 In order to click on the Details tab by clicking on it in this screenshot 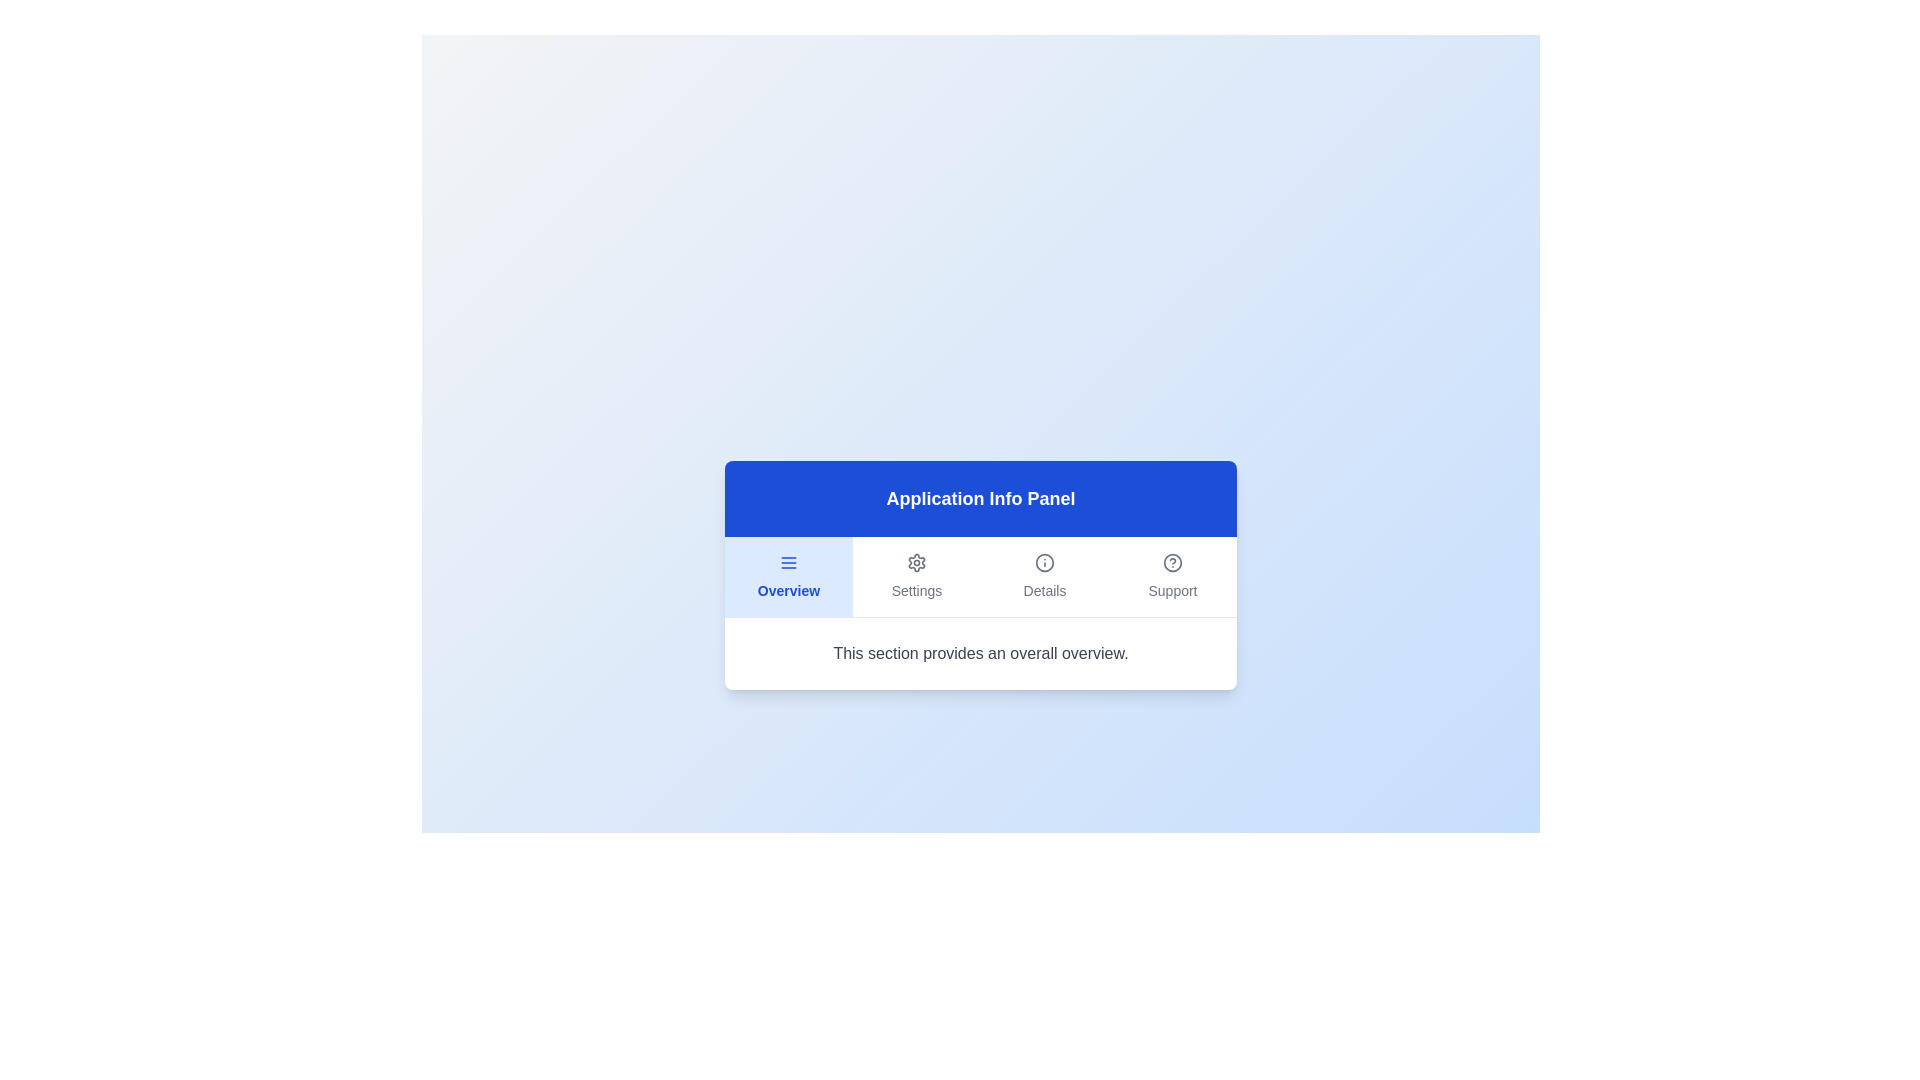, I will do `click(1044, 576)`.